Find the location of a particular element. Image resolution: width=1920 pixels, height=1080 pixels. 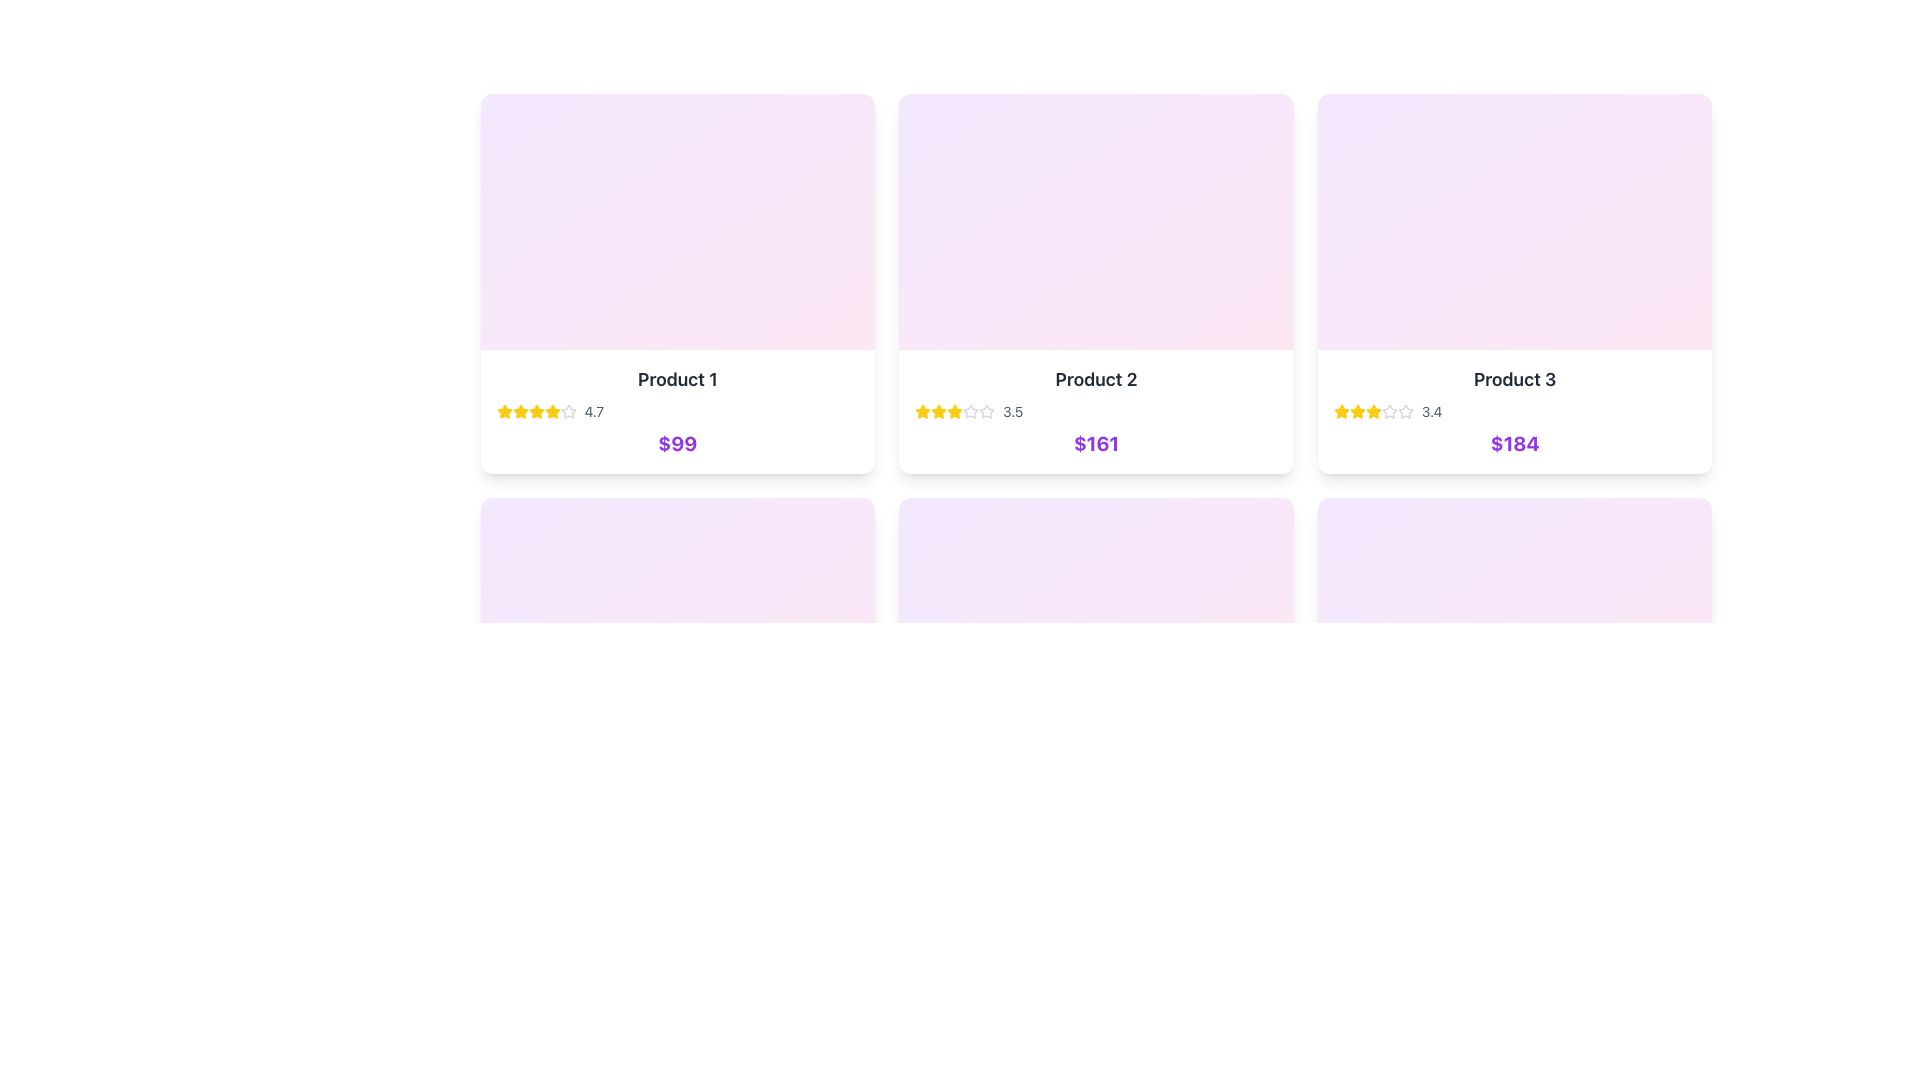

the button located in the top-right corner of the 'Product 3' card is located at coordinates (1681, 123).